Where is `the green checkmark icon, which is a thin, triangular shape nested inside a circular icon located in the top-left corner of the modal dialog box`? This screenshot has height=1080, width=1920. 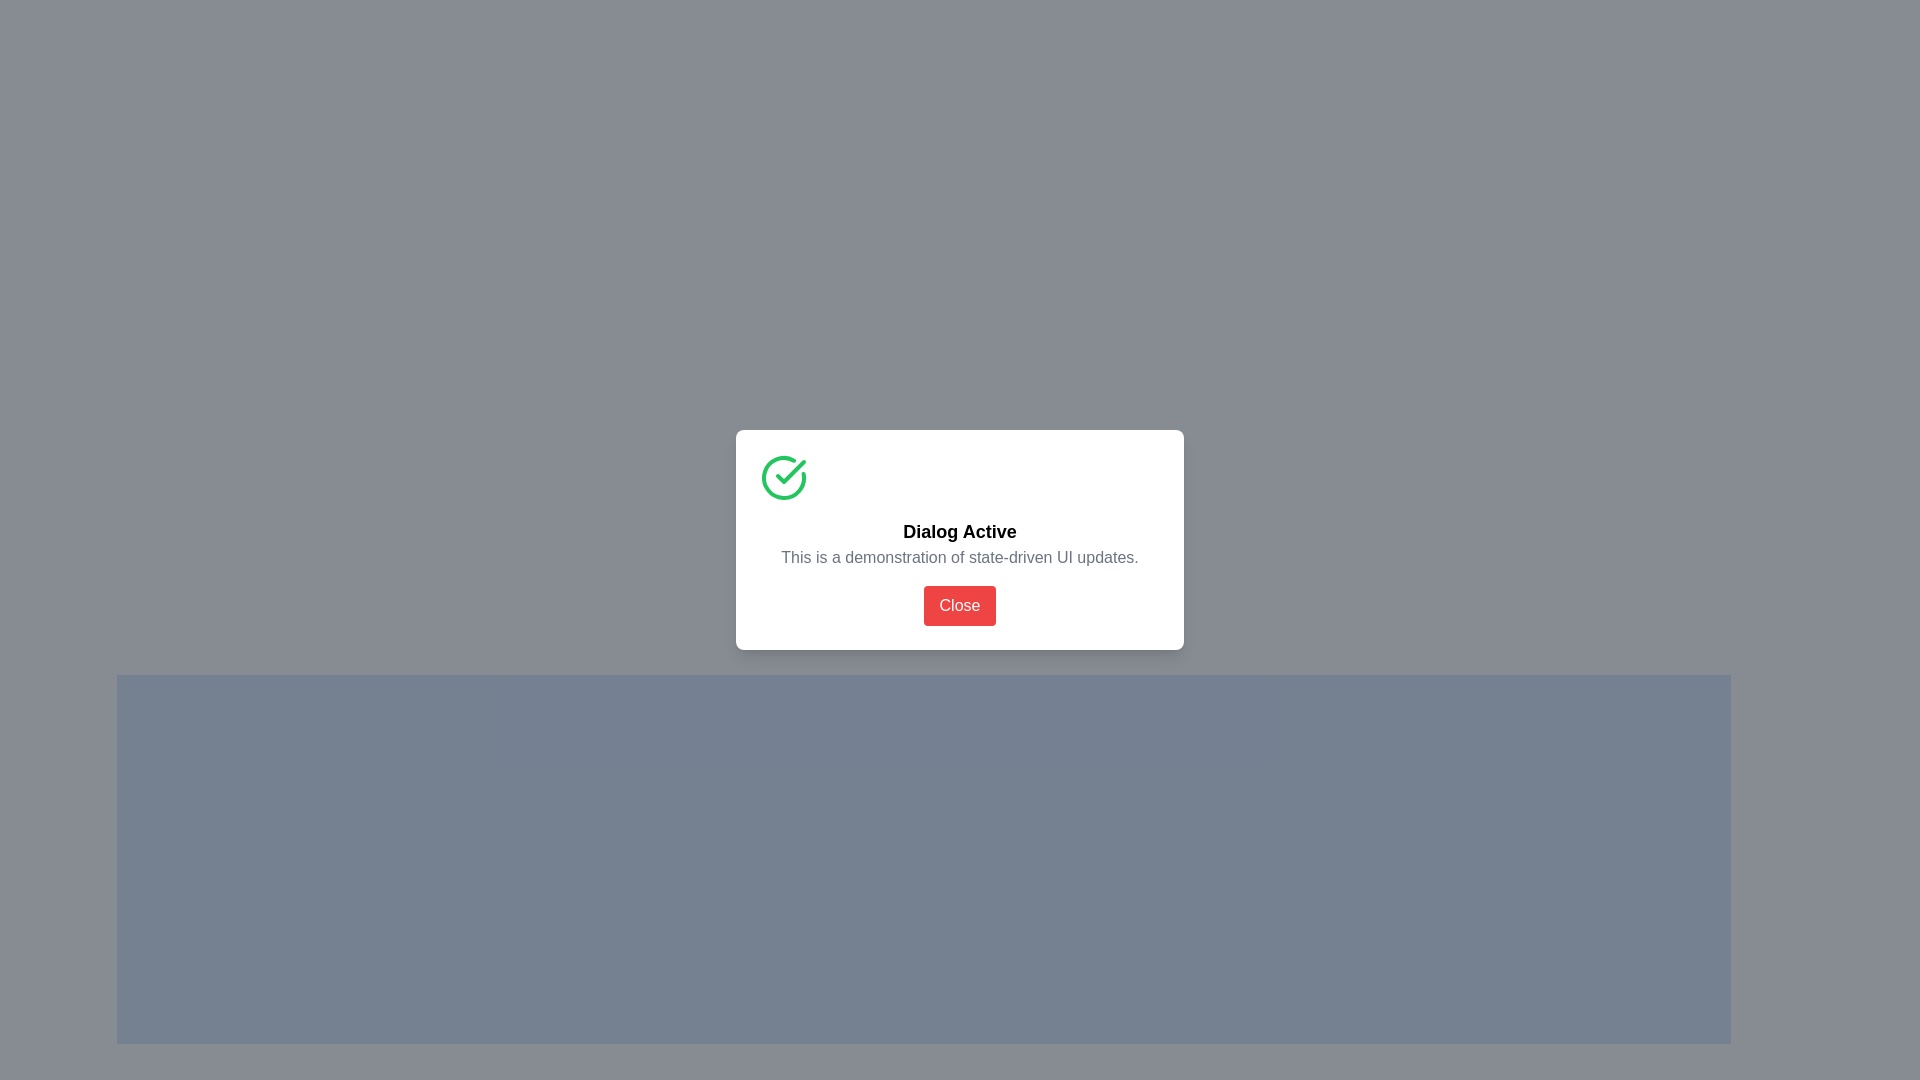
the green checkmark icon, which is a thin, triangular shape nested inside a circular icon located in the top-left corner of the modal dialog box is located at coordinates (790, 471).